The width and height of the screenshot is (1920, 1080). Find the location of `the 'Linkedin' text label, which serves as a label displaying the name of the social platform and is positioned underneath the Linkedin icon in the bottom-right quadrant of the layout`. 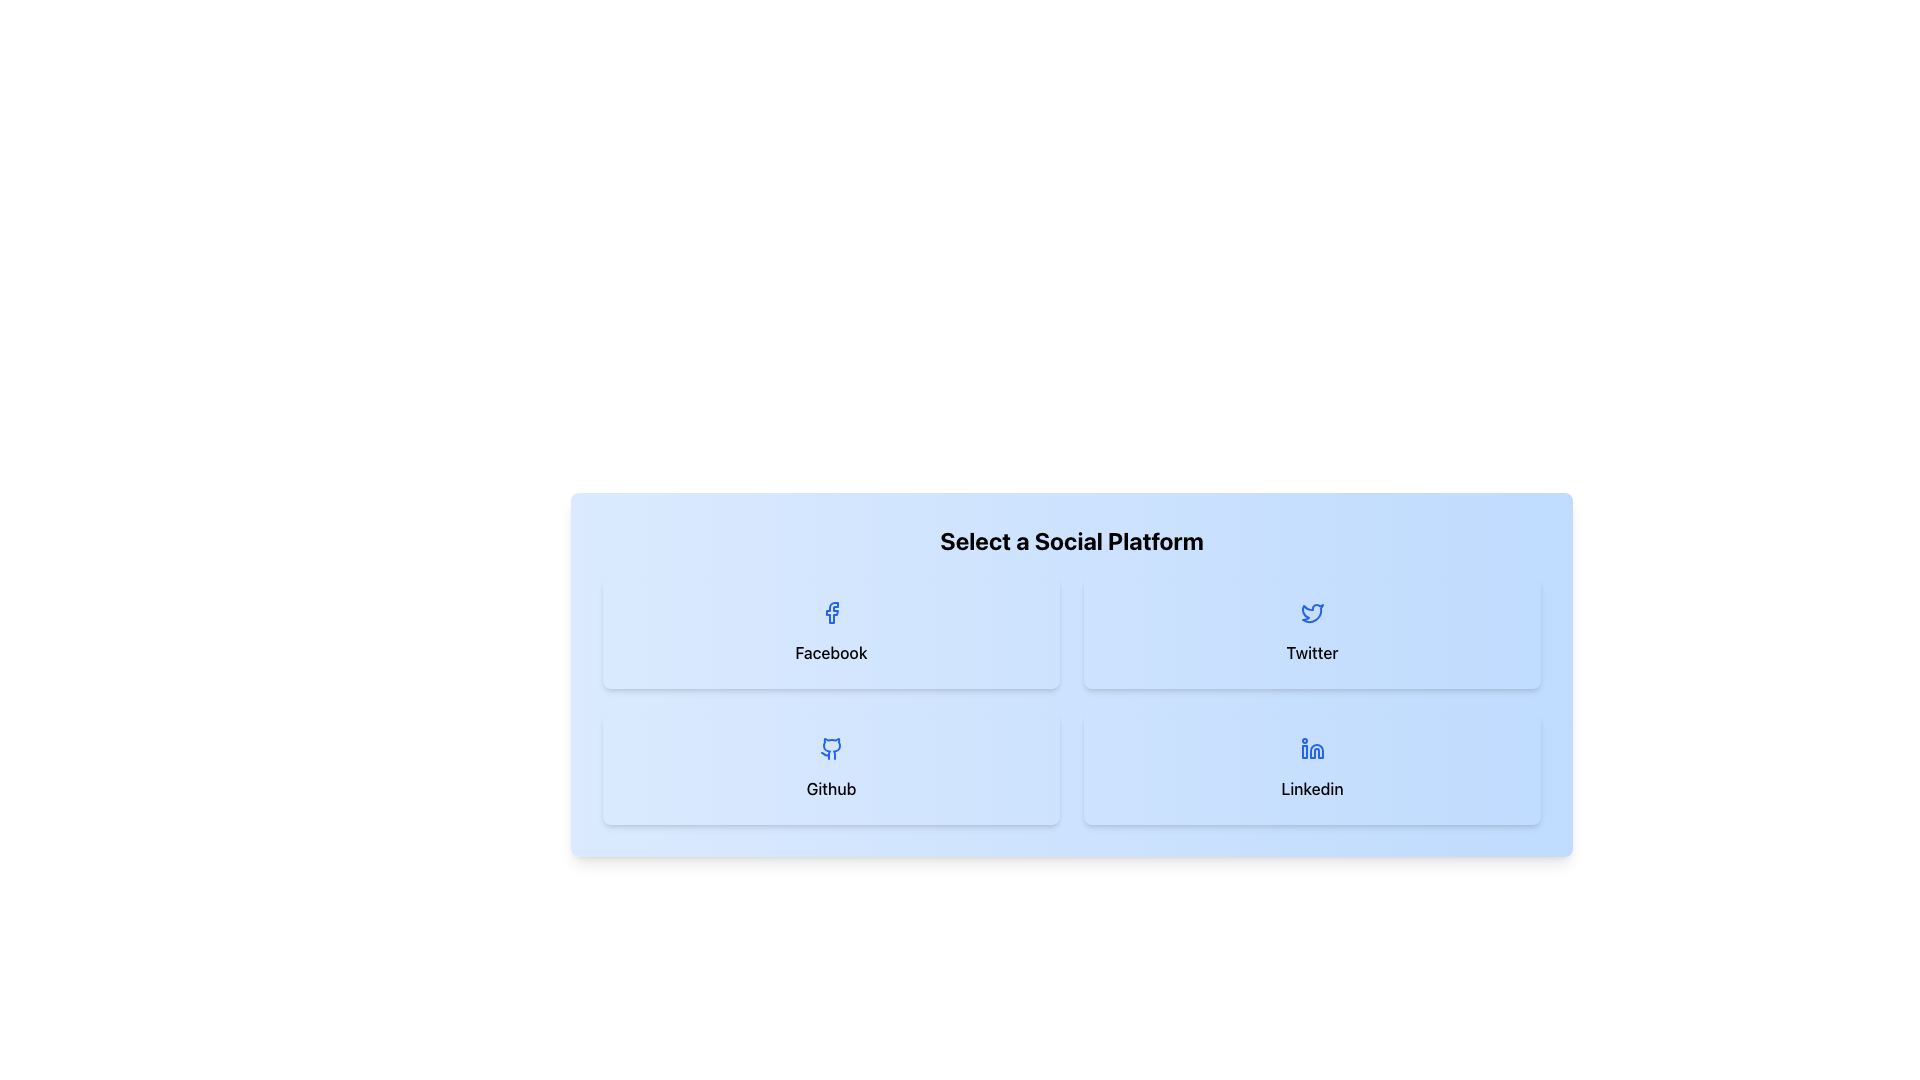

the 'Linkedin' text label, which serves as a label displaying the name of the social platform and is positioned underneath the Linkedin icon in the bottom-right quadrant of the layout is located at coordinates (1312, 788).